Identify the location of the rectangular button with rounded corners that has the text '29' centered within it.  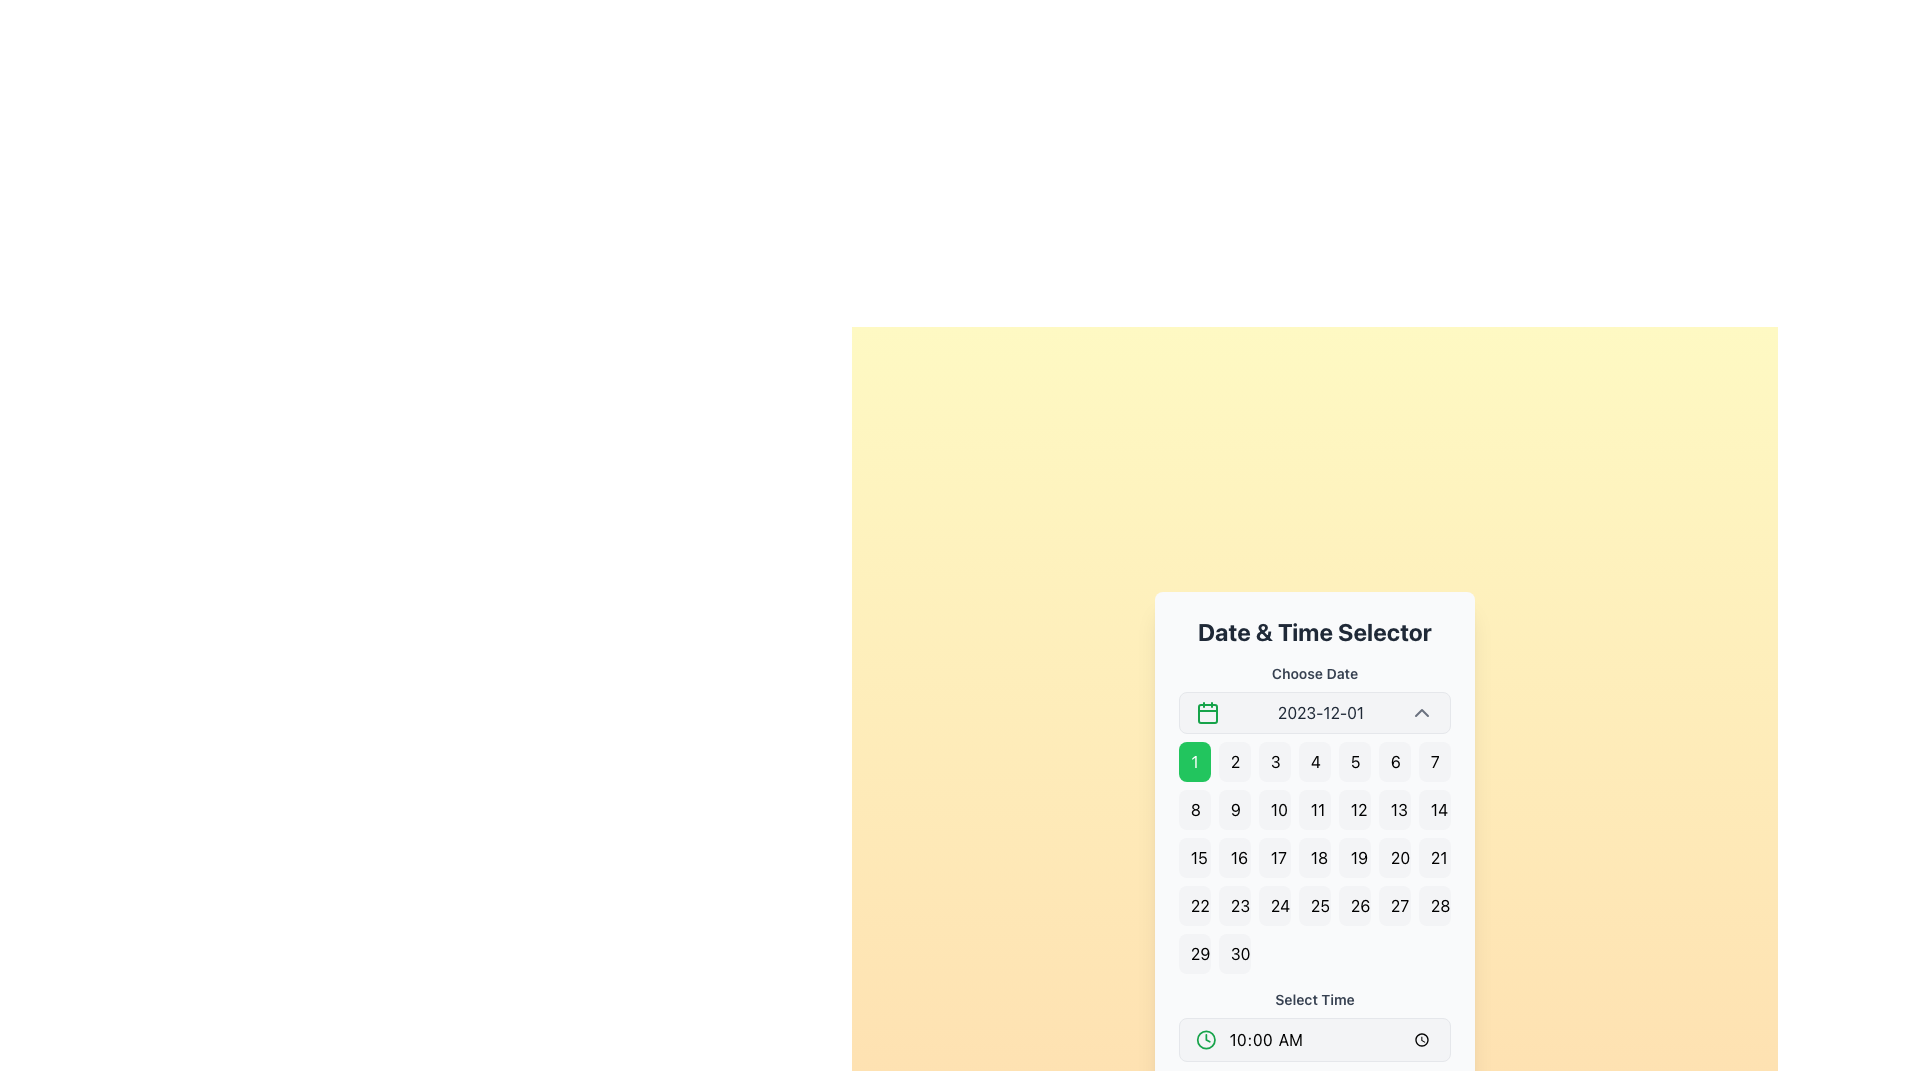
(1195, 952).